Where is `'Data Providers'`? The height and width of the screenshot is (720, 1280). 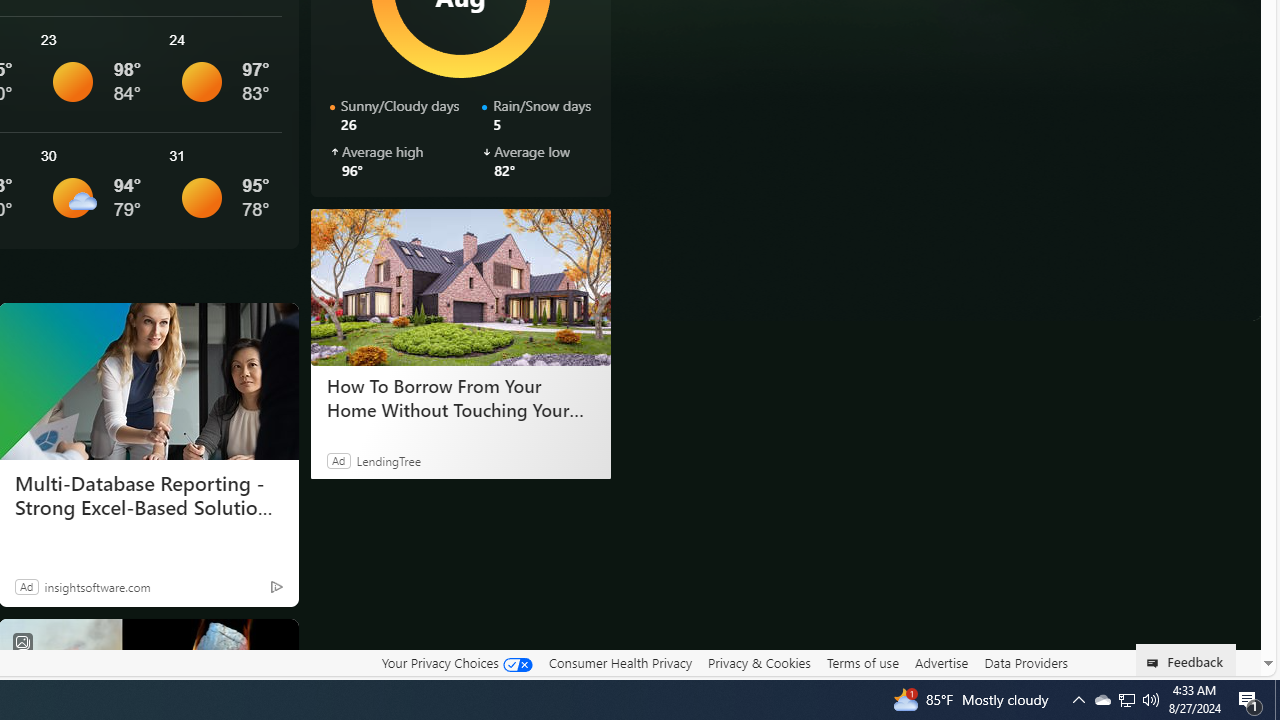 'Data Providers' is located at coordinates (1025, 663).